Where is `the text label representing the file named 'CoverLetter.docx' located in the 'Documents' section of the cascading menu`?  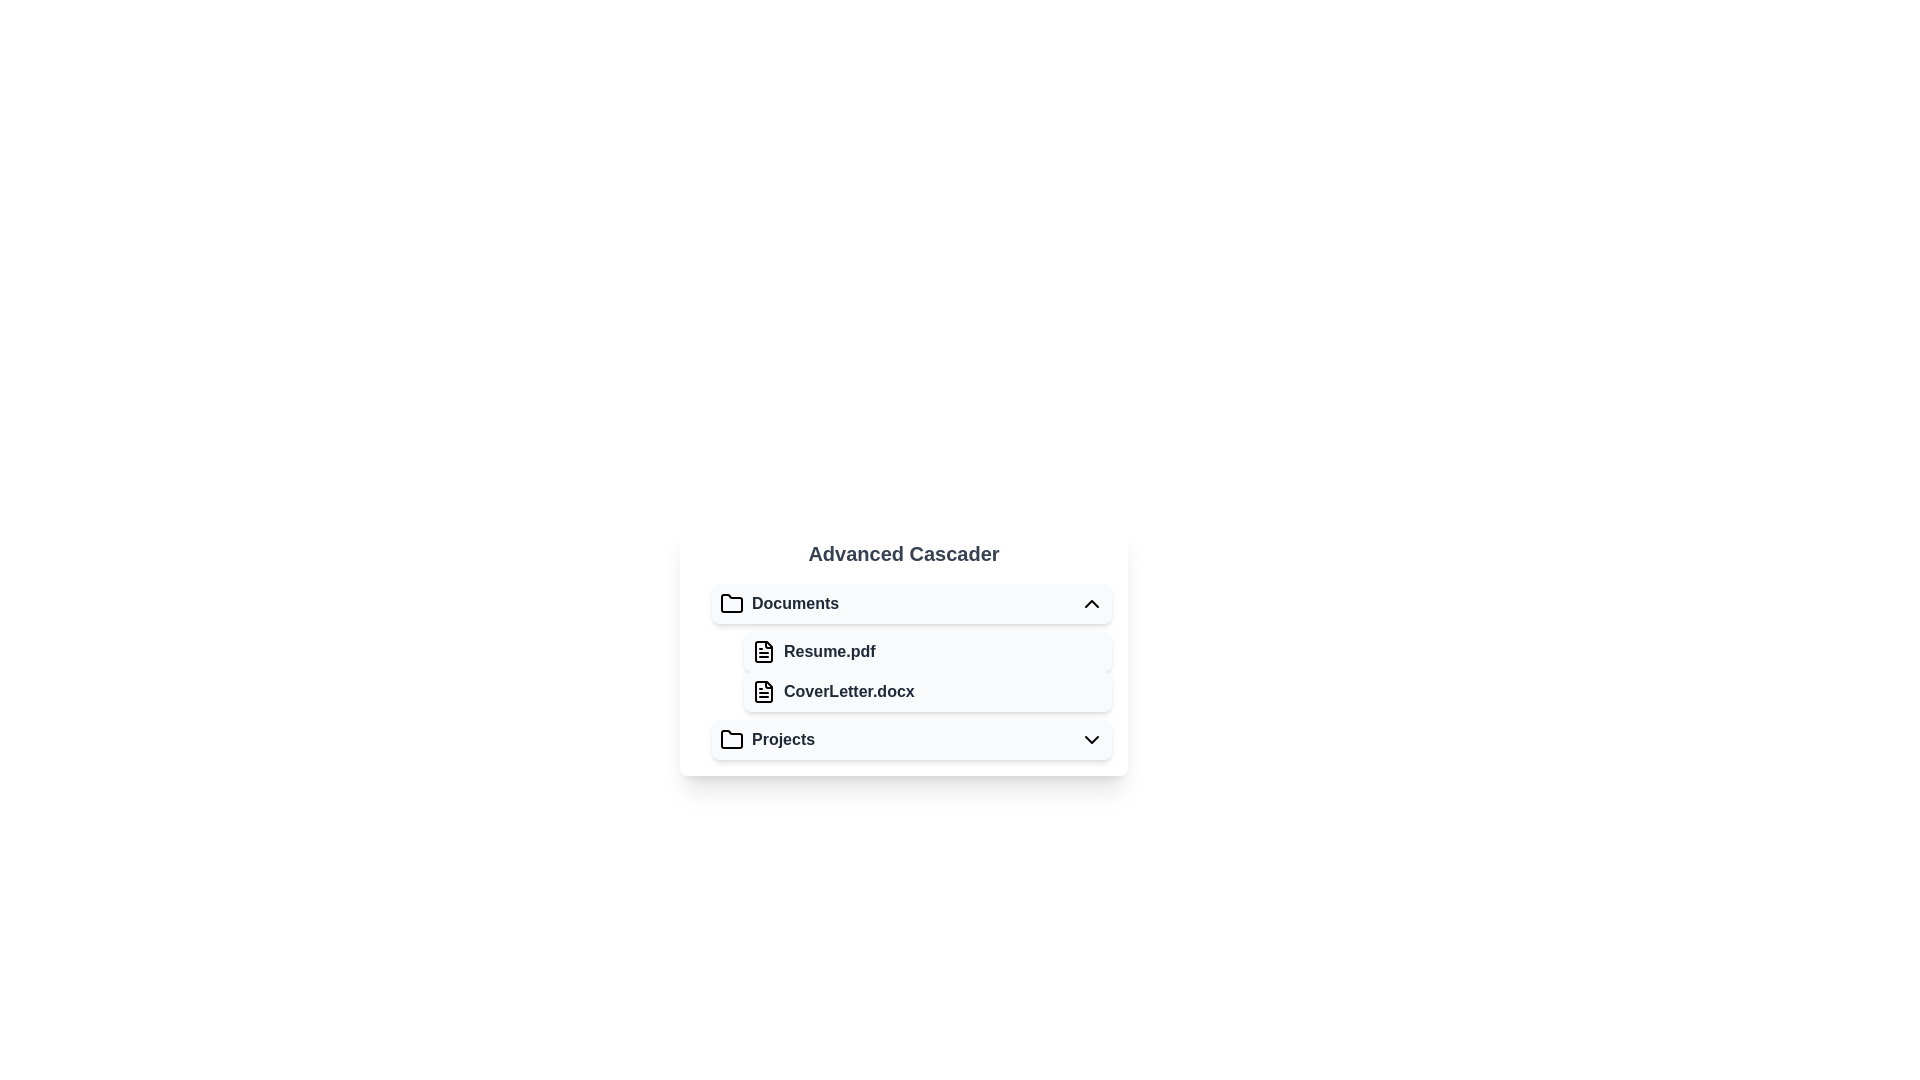 the text label representing the file named 'CoverLetter.docx' located in the 'Documents' section of the cascading menu is located at coordinates (849, 690).